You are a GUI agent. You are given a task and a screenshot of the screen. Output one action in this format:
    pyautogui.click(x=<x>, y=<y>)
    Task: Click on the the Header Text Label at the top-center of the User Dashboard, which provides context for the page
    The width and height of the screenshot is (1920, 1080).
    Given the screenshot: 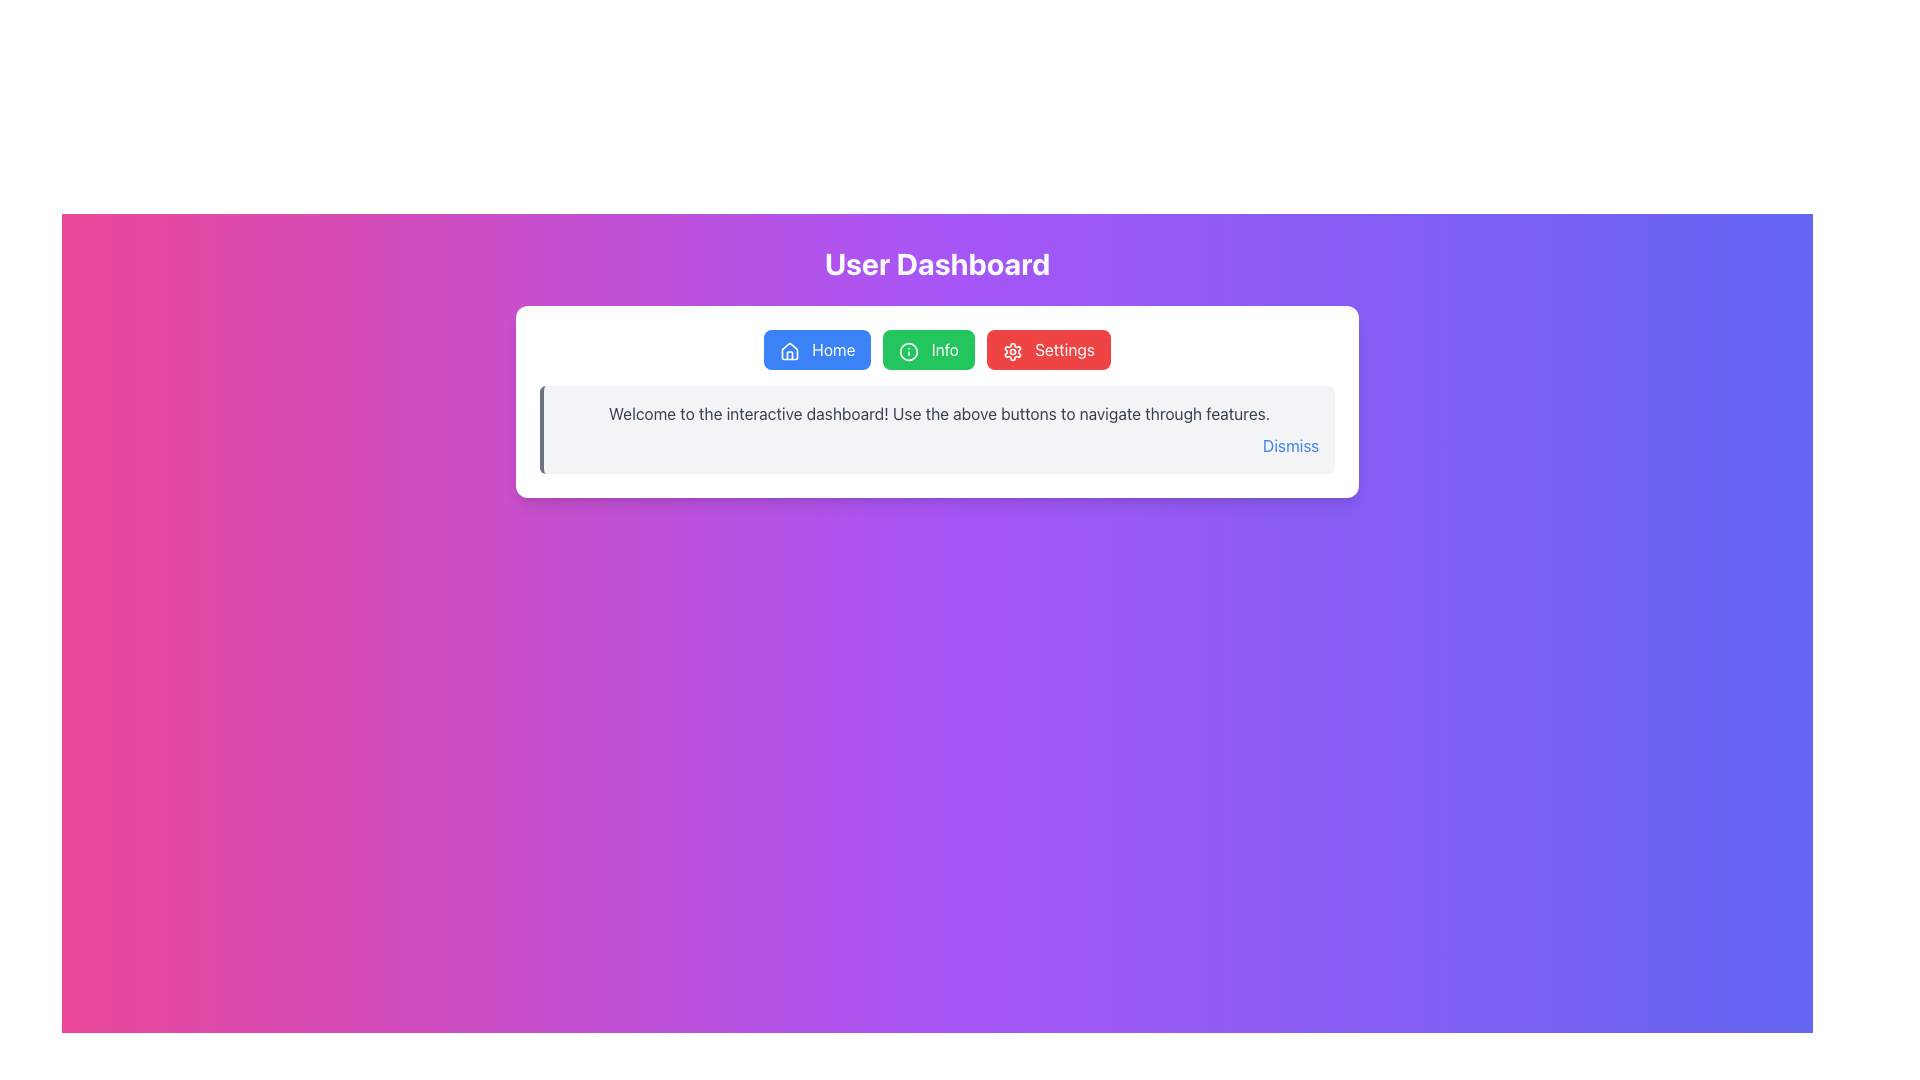 What is the action you would take?
    pyautogui.click(x=936, y=262)
    